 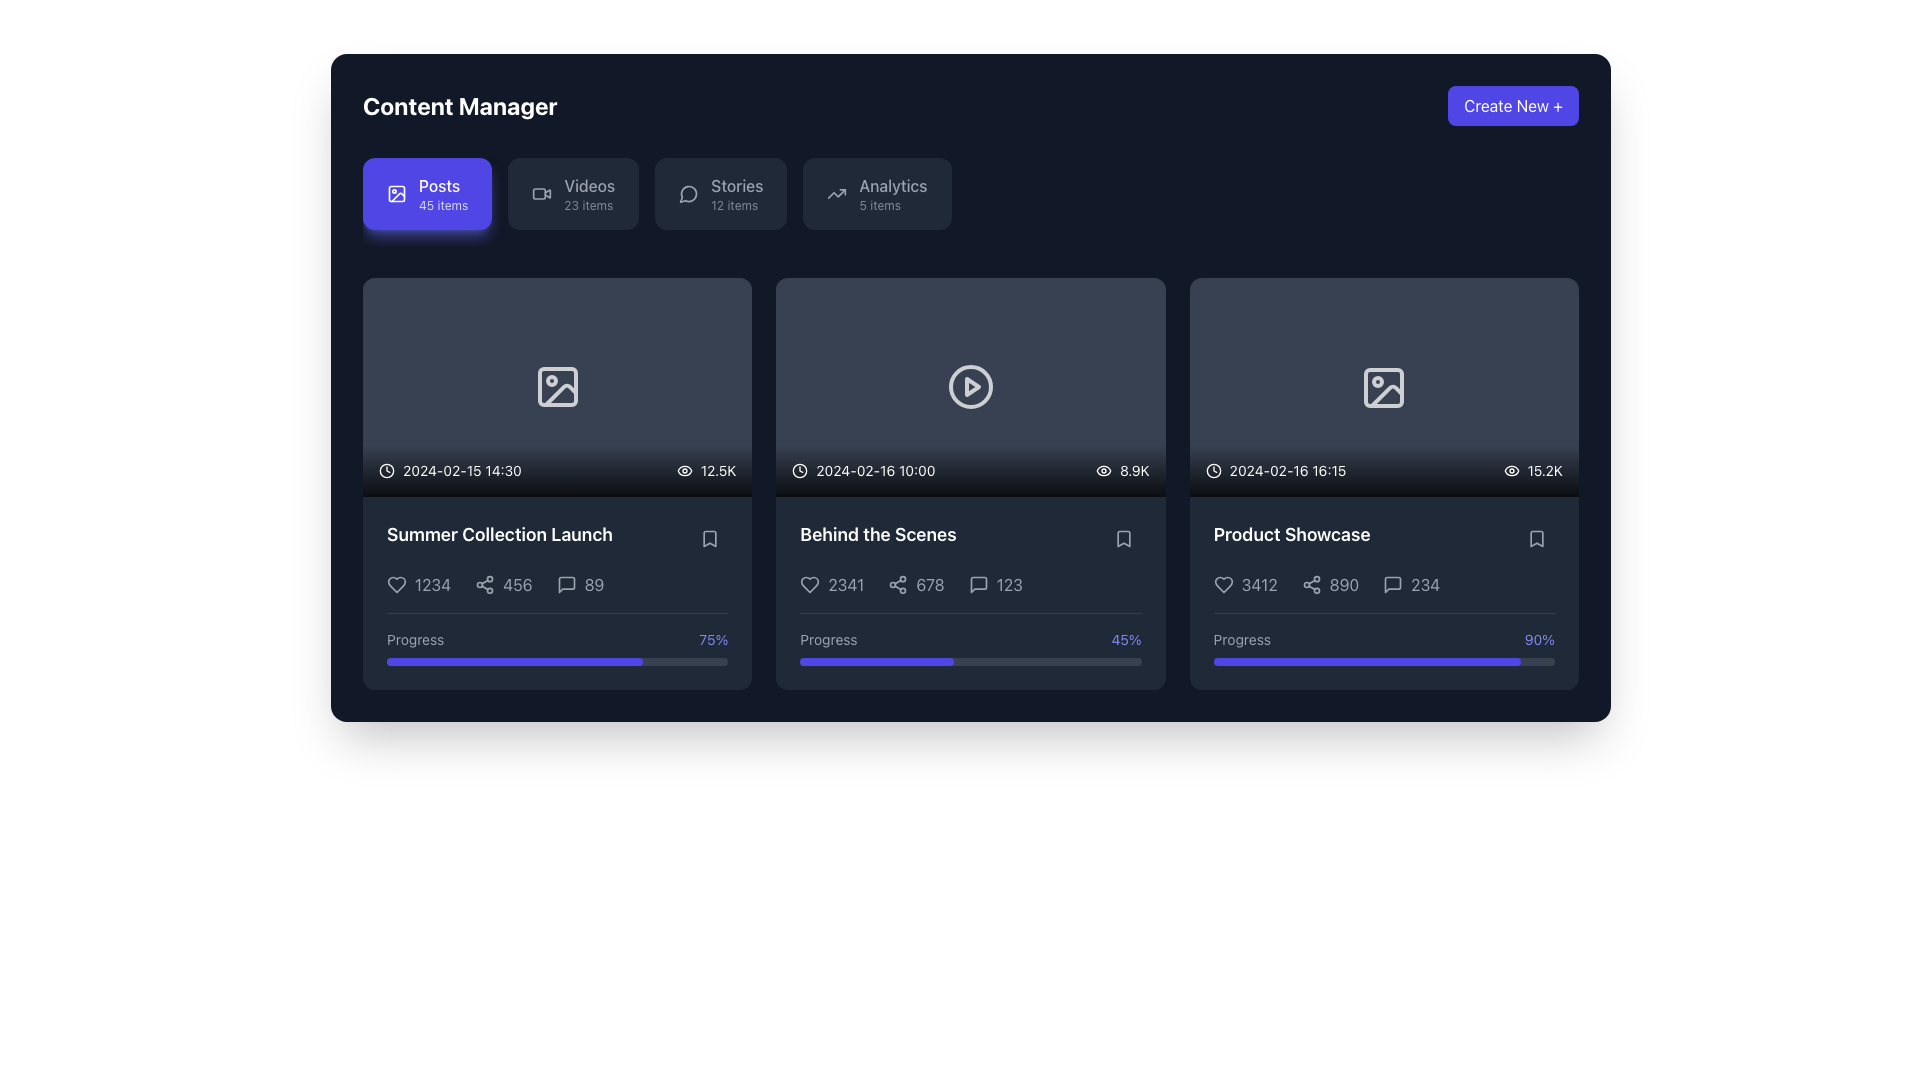 What do you see at coordinates (414, 640) in the screenshot?
I see `the 'Progress' text label that displays the word 'Progress' in a subtle gray font, located in the lower left corner of the 'Summer Collection Launch' card, adjacent to the percentage indicator` at bounding box center [414, 640].